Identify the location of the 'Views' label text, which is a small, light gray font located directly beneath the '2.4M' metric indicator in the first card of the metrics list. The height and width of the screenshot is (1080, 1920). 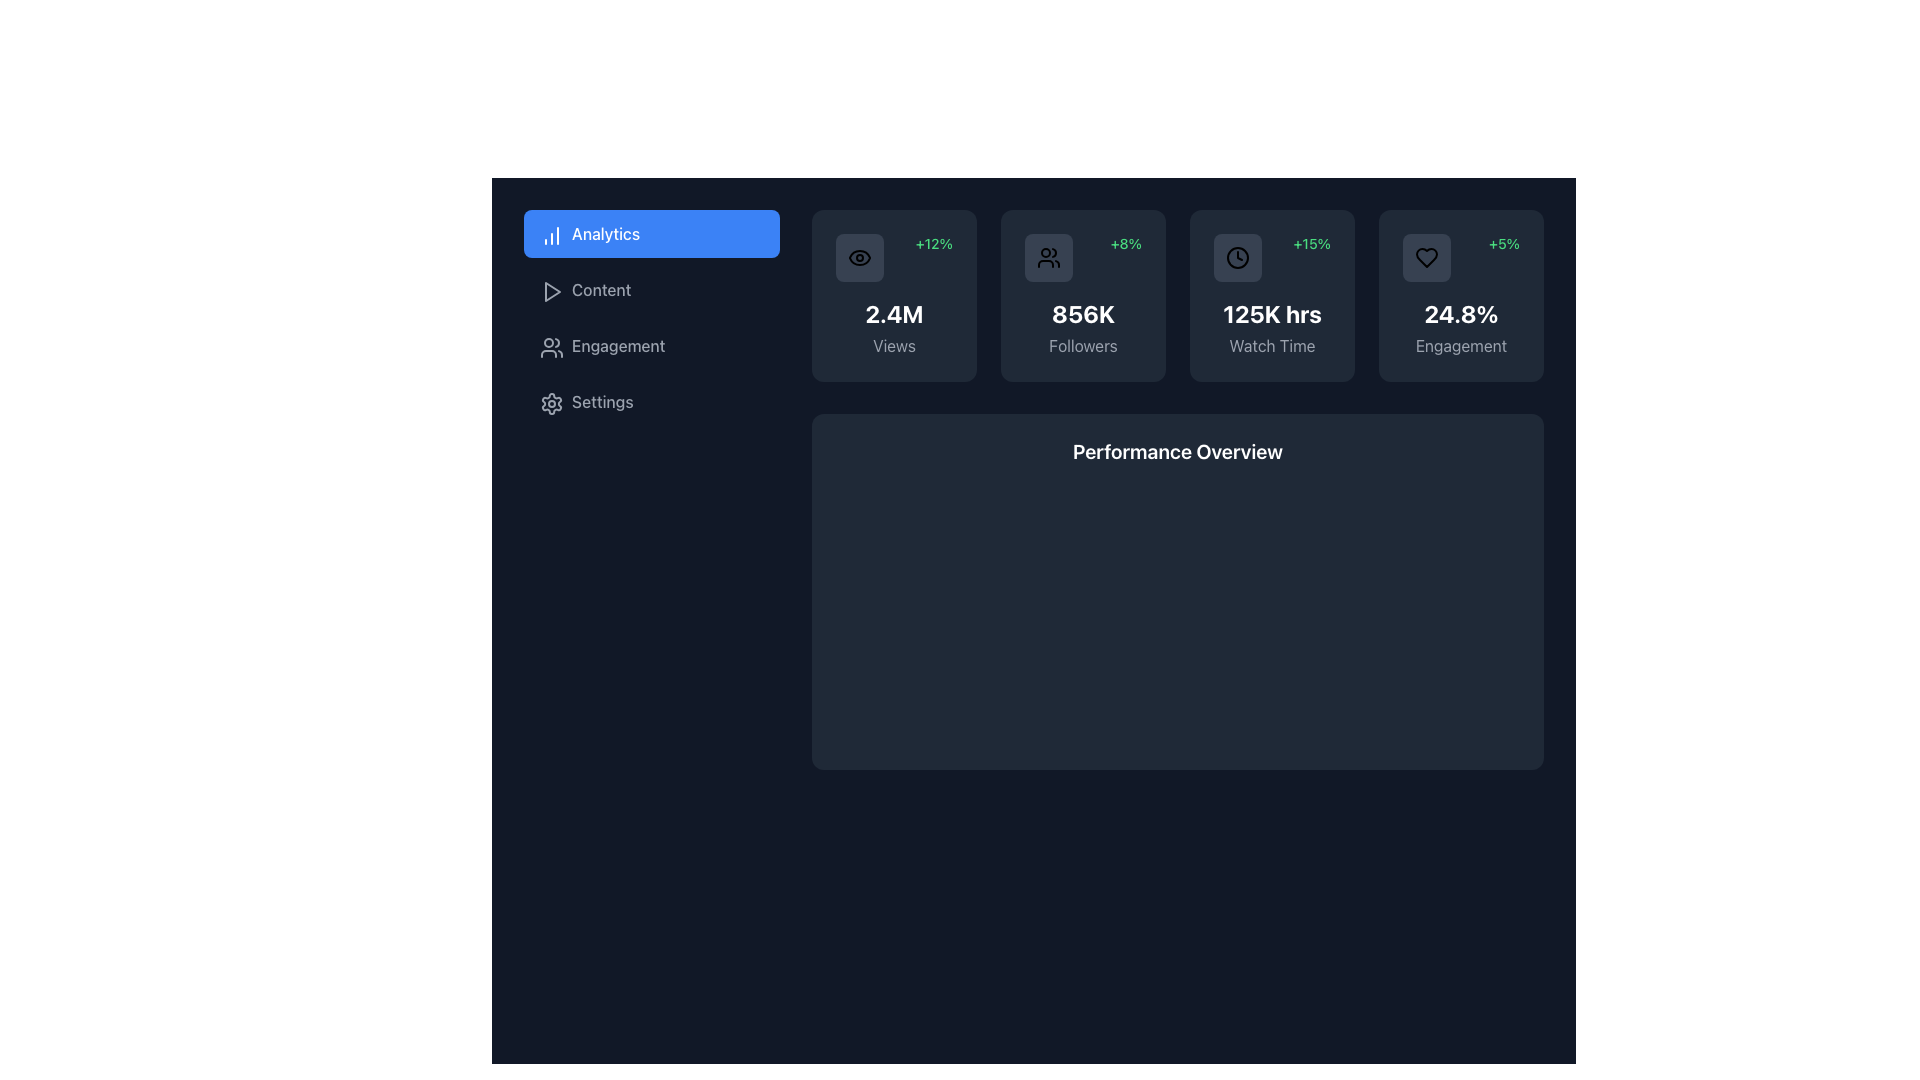
(893, 345).